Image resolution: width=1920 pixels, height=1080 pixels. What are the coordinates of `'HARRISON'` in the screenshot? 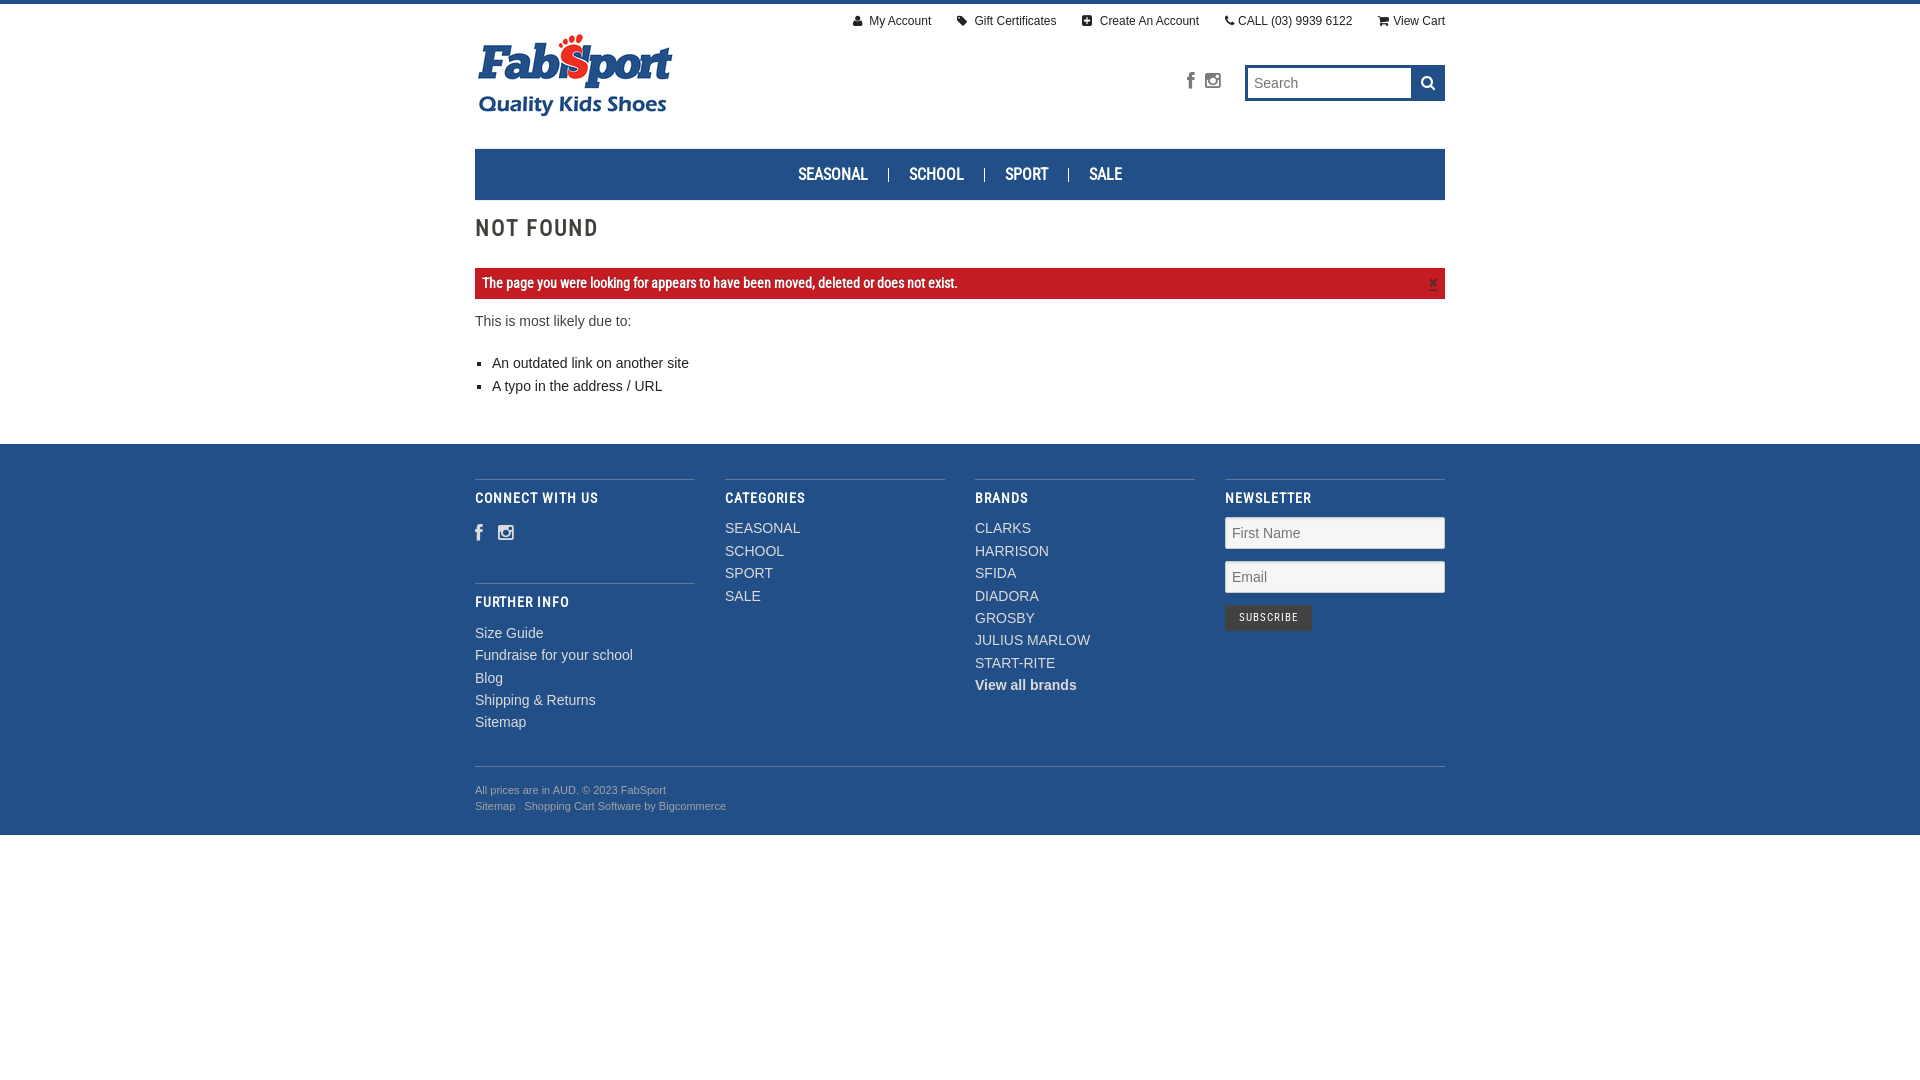 It's located at (974, 551).